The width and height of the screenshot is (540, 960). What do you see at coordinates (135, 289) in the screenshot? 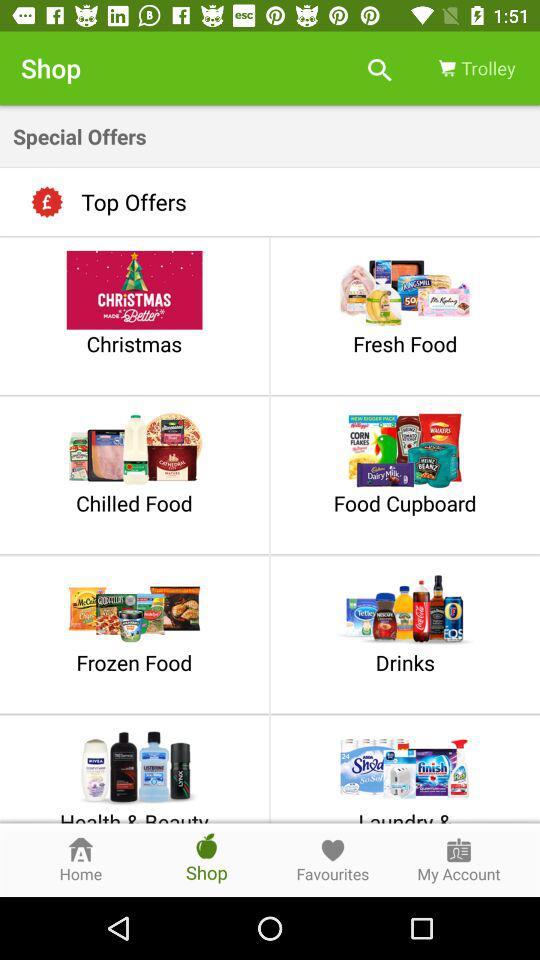
I see `the first image in the first row` at bounding box center [135, 289].